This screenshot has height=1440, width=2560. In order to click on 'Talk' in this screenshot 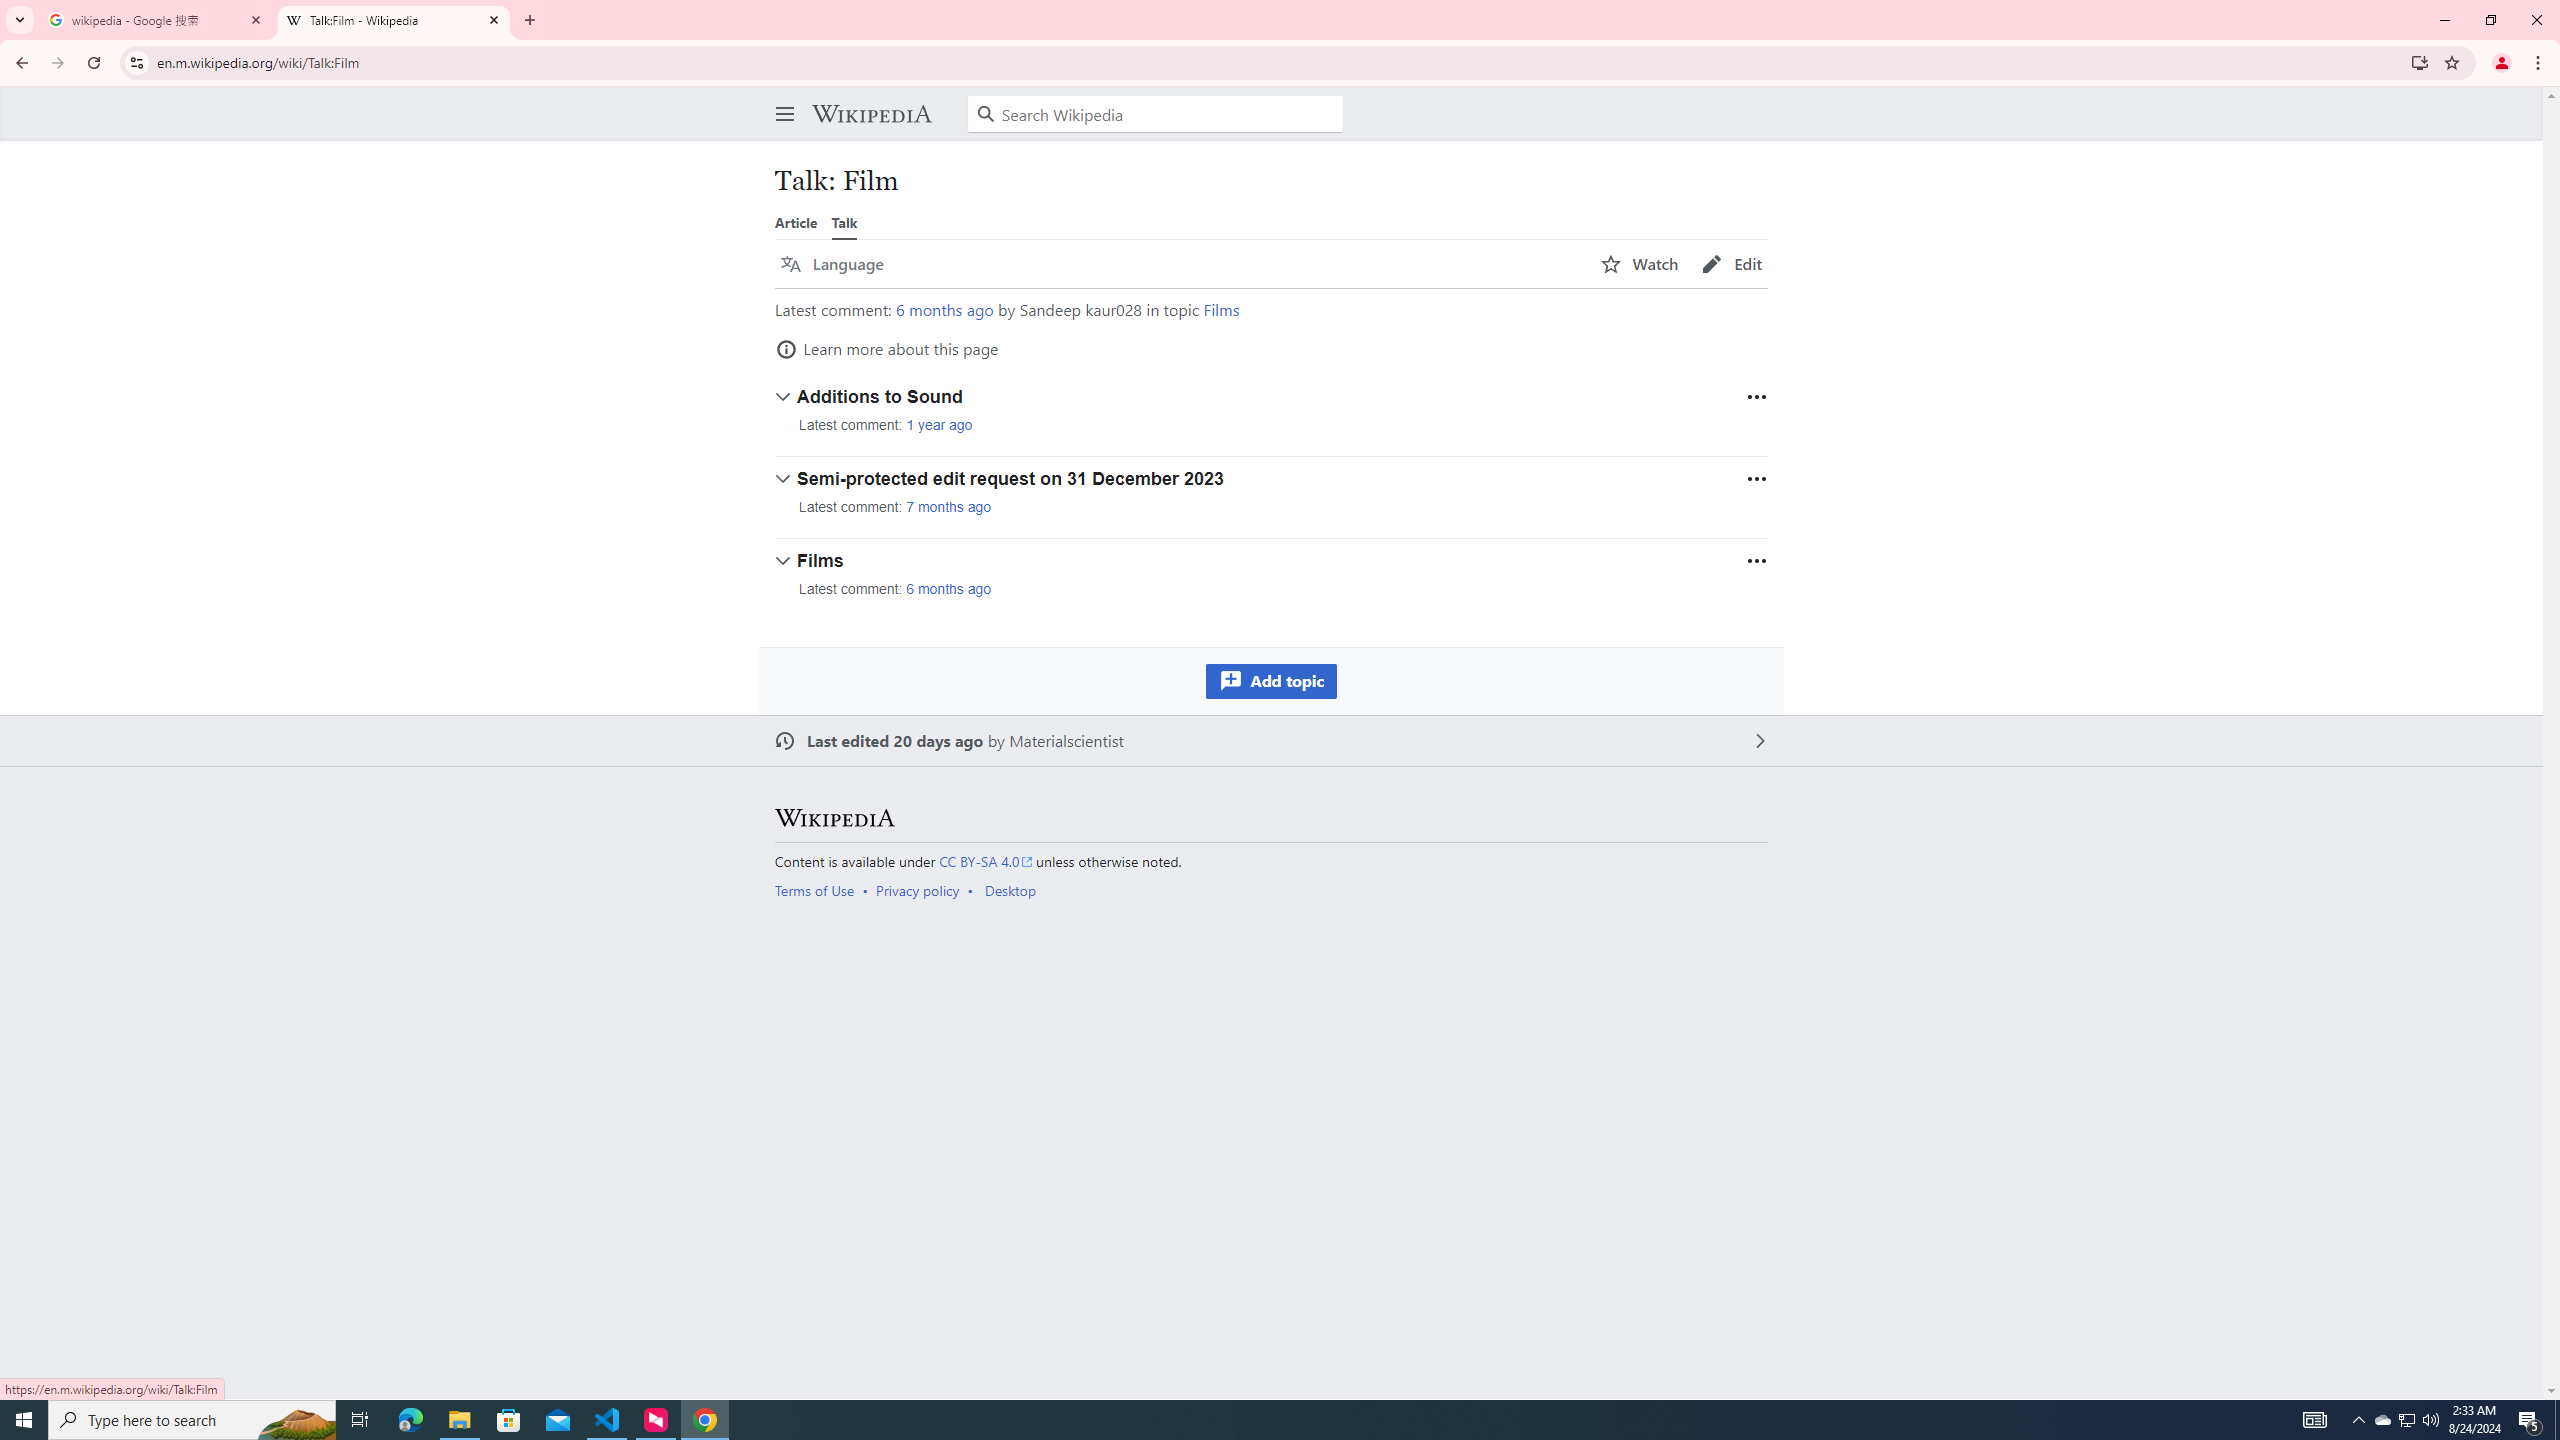, I will do `click(843, 222)`.